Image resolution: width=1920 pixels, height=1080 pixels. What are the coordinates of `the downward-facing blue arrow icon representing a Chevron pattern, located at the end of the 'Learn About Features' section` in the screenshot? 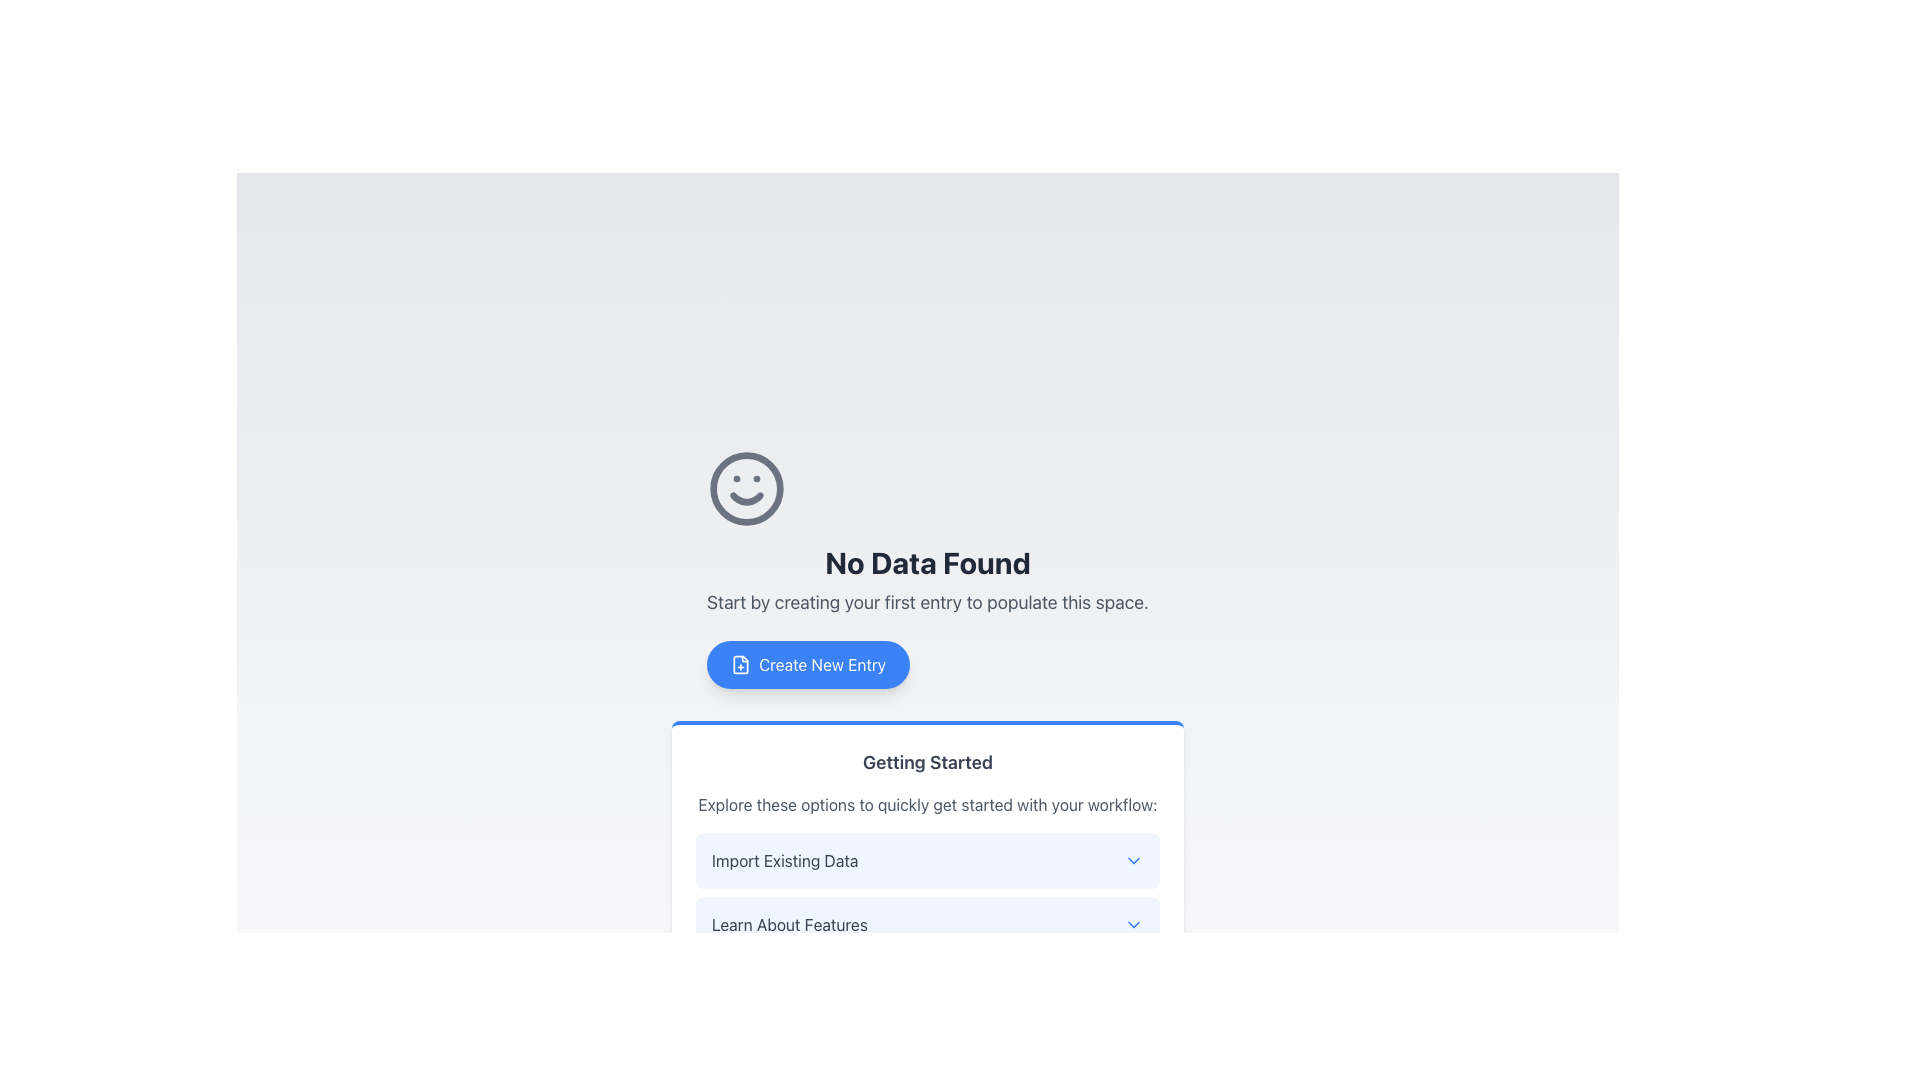 It's located at (1133, 925).